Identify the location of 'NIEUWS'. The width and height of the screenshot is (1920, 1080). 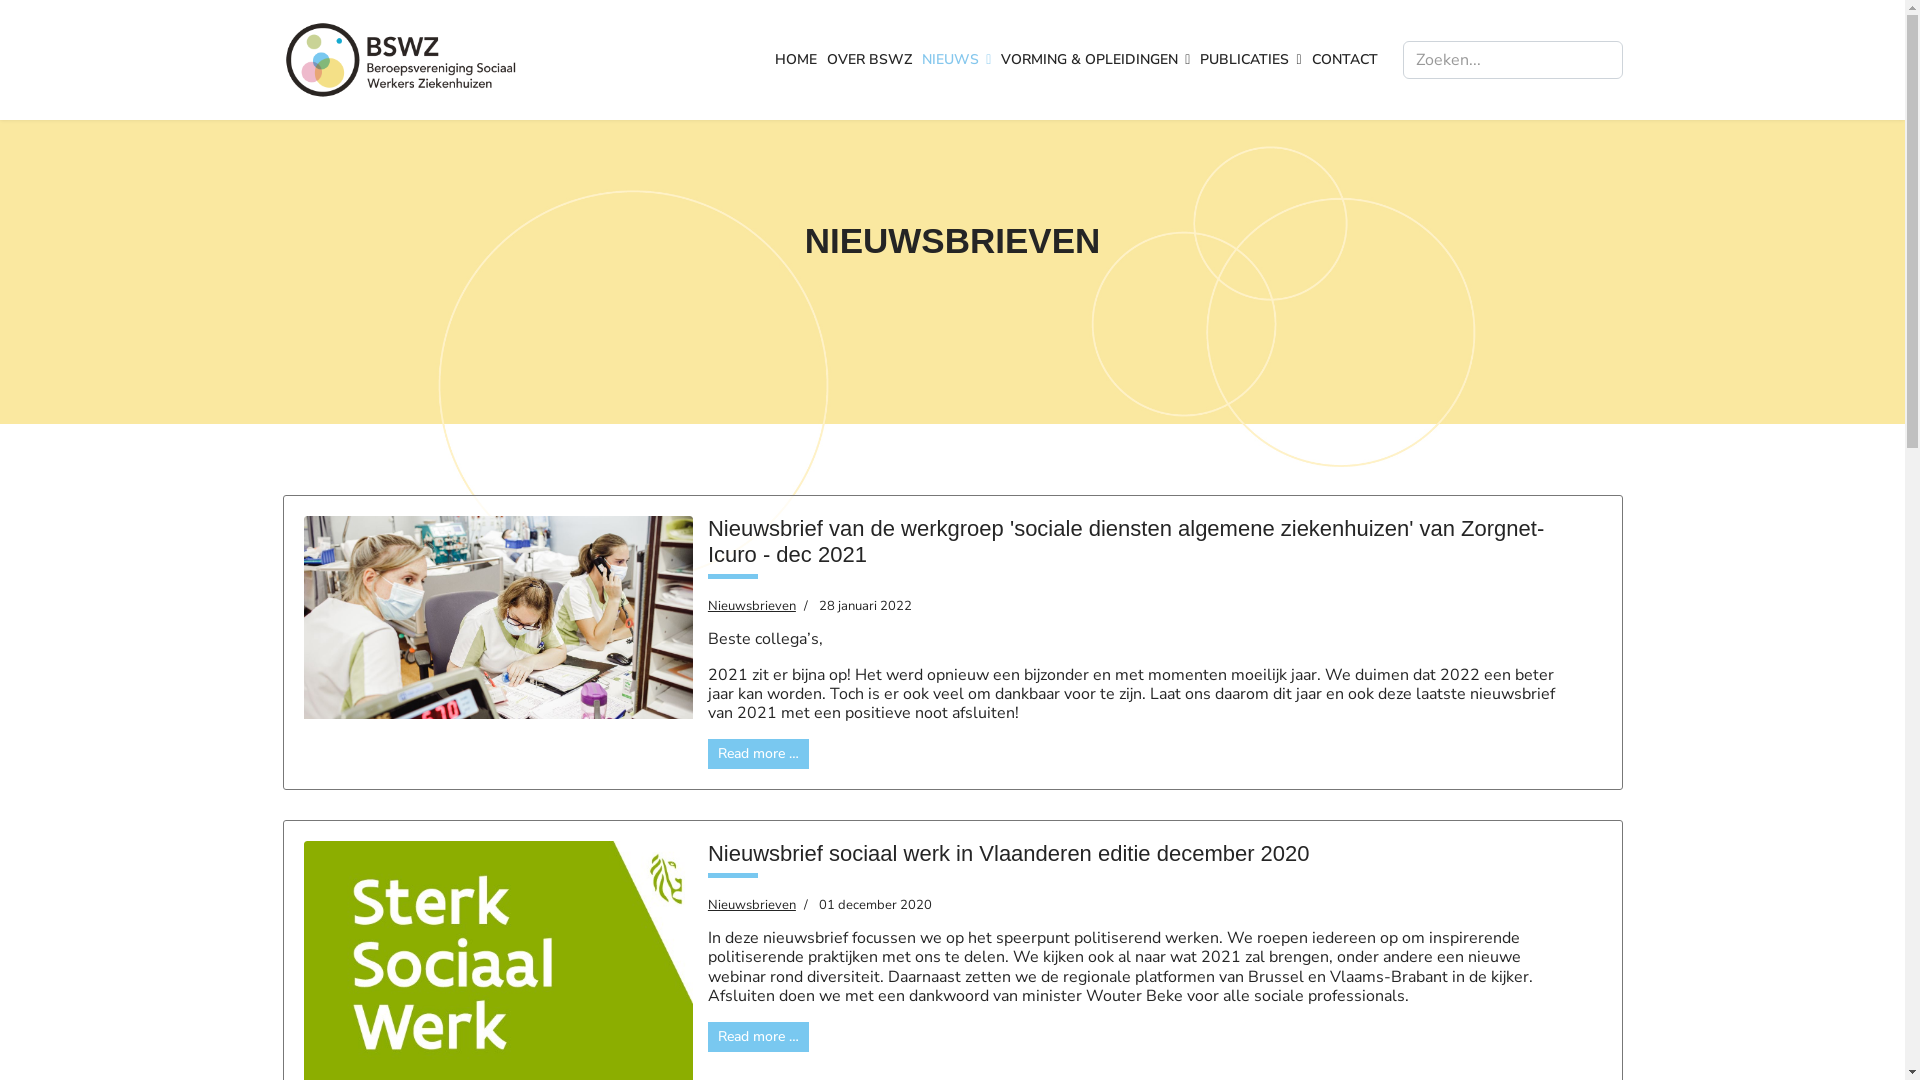
(915, 59).